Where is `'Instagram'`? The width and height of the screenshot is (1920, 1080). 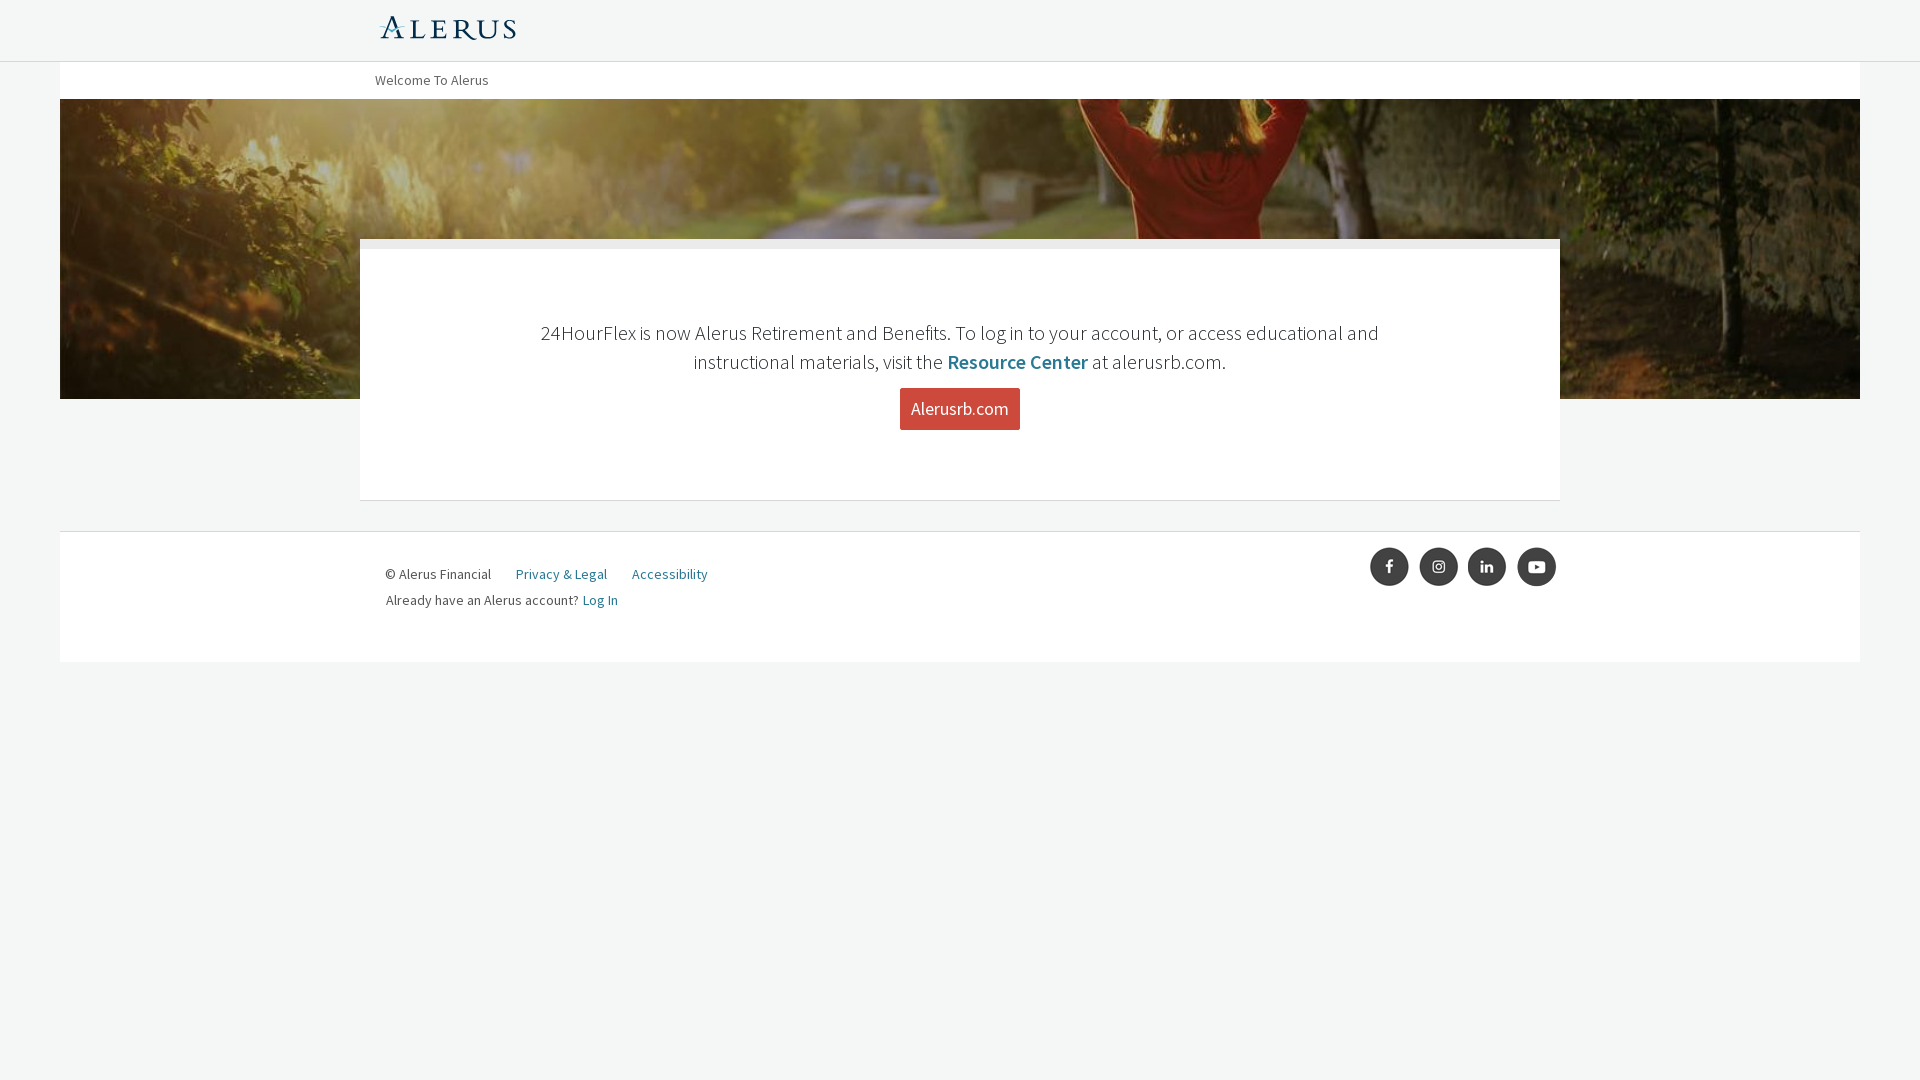
'Instagram' is located at coordinates (1438, 567).